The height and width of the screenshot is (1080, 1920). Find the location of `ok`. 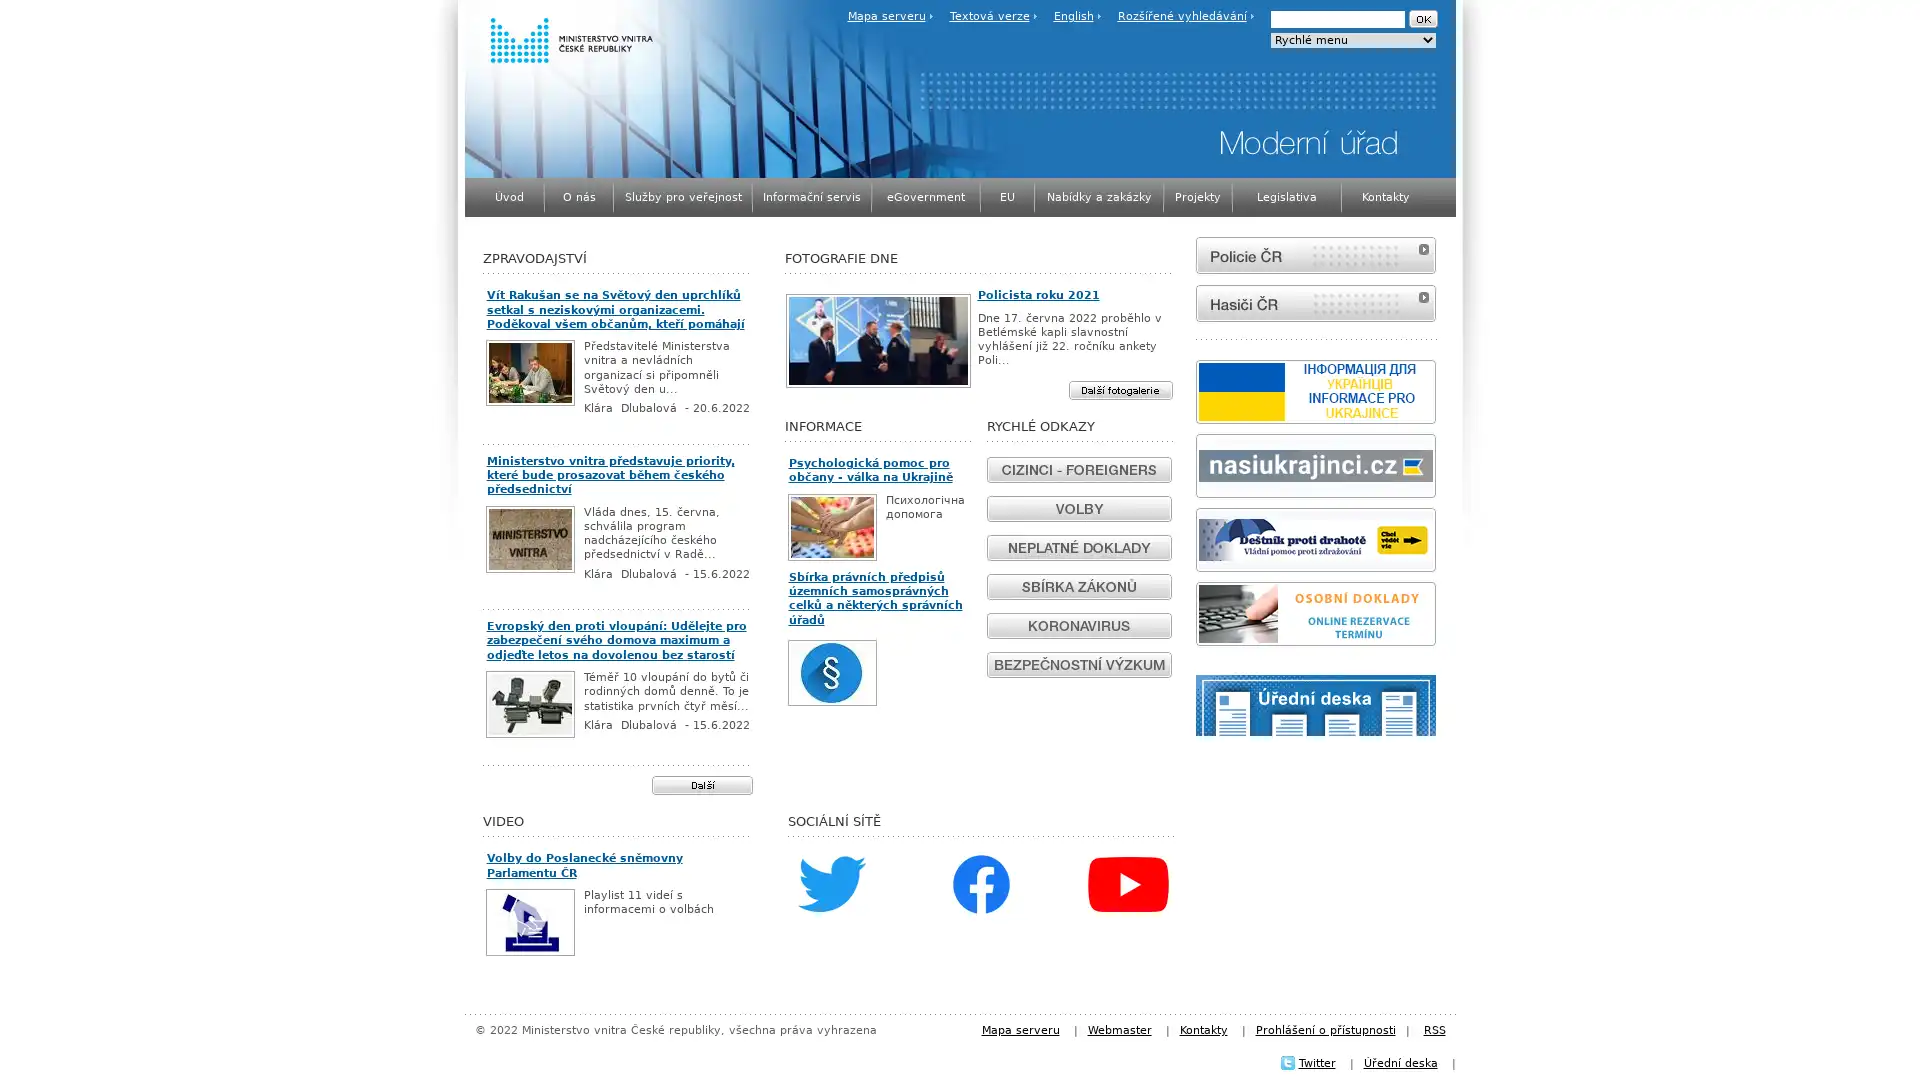

ok is located at coordinates (1421, 19).